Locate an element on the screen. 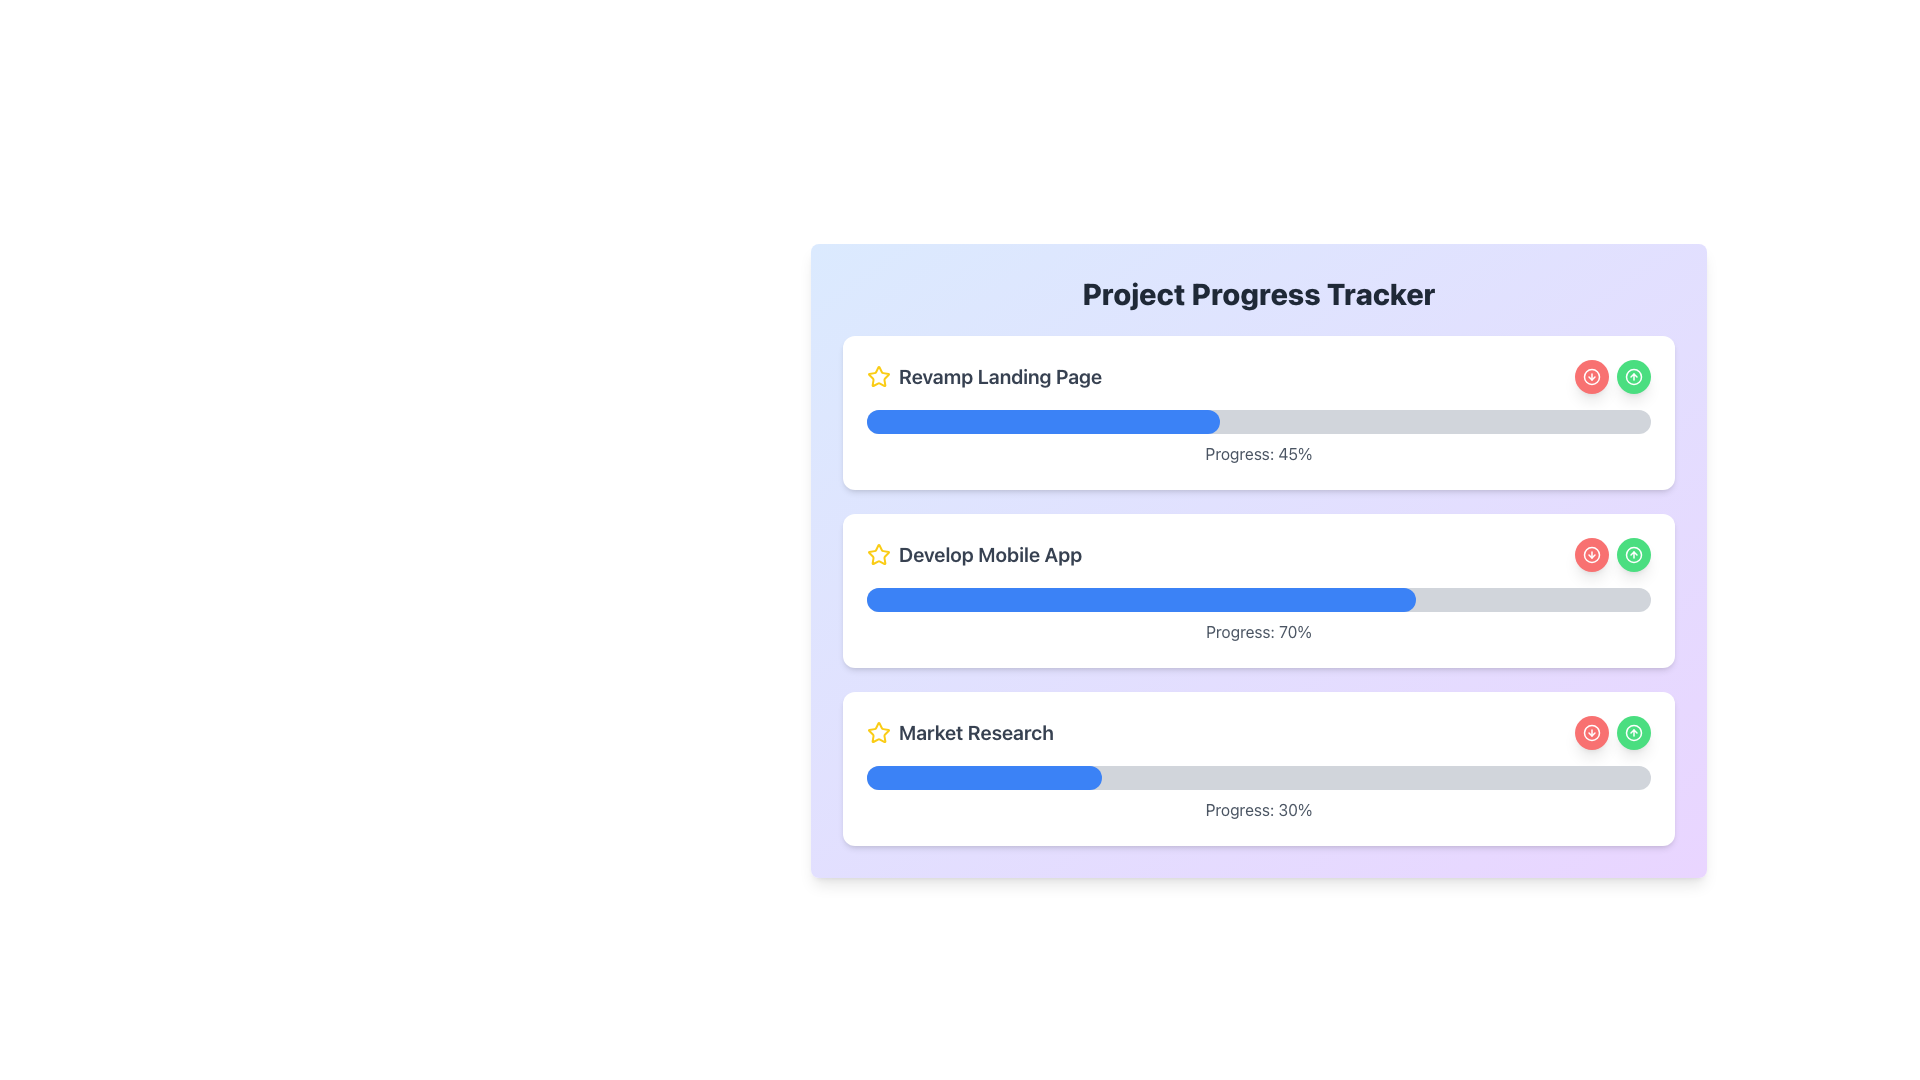 Image resolution: width=1920 pixels, height=1080 pixels. the structured progress tracker interface that displays the completion status of tasks, which is the second among its sibling sections is located at coordinates (1257, 589).